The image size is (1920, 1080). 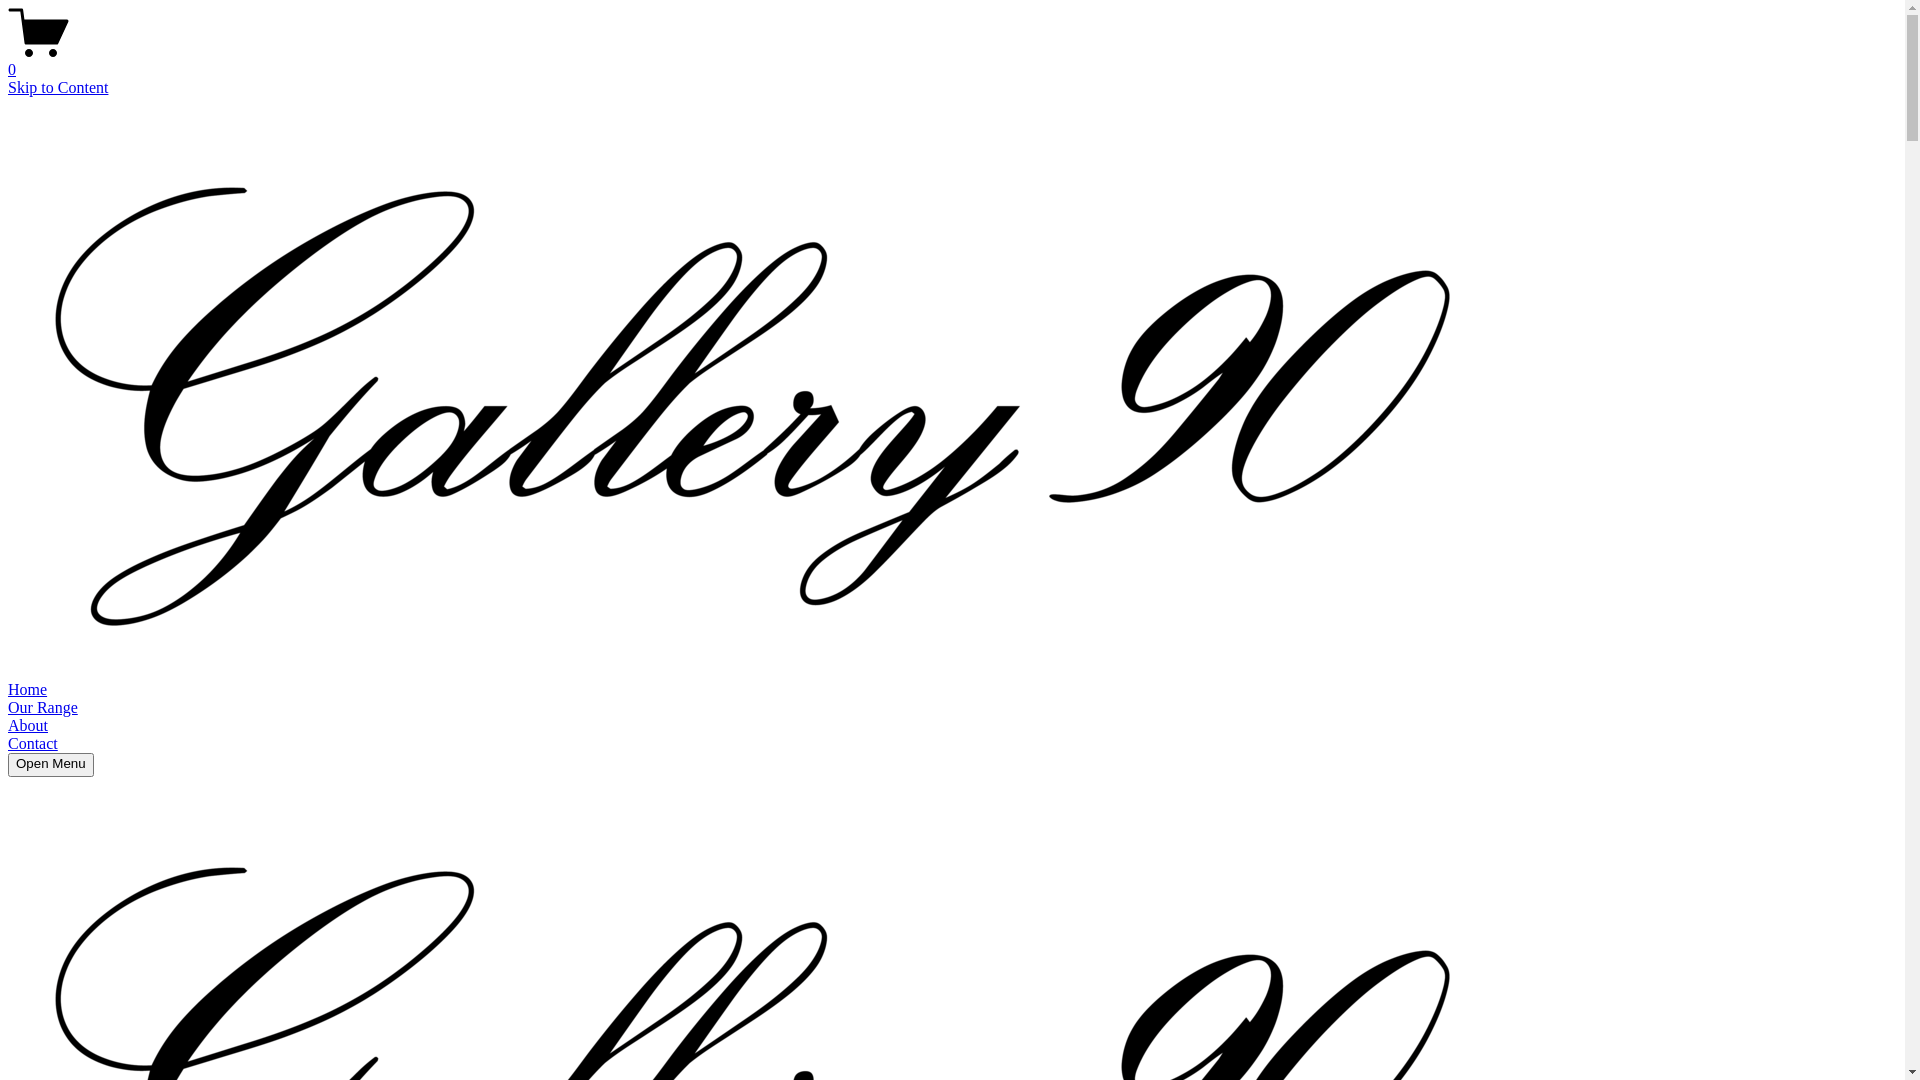 What do you see at coordinates (51, 764) in the screenshot?
I see `'Open Menu'` at bounding box center [51, 764].